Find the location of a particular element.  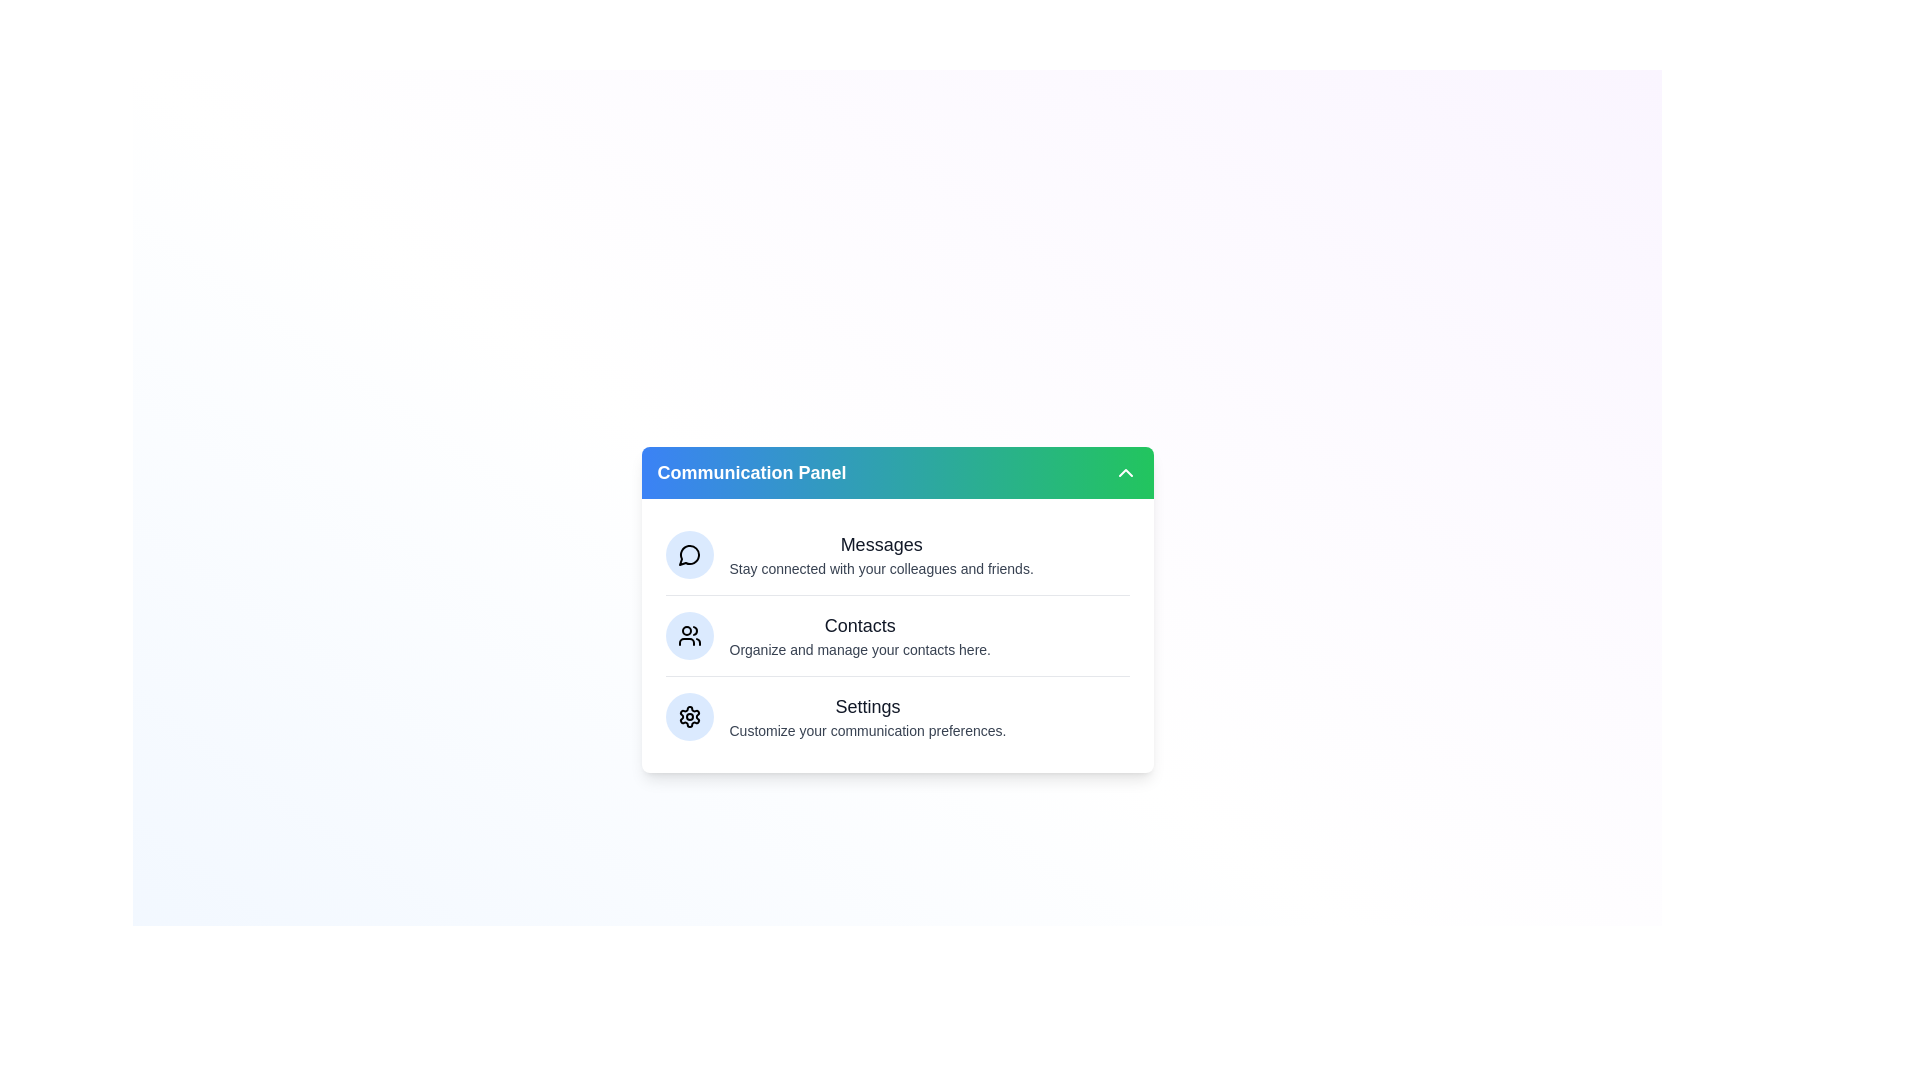

the Contacts section visually is located at coordinates (689, 636).